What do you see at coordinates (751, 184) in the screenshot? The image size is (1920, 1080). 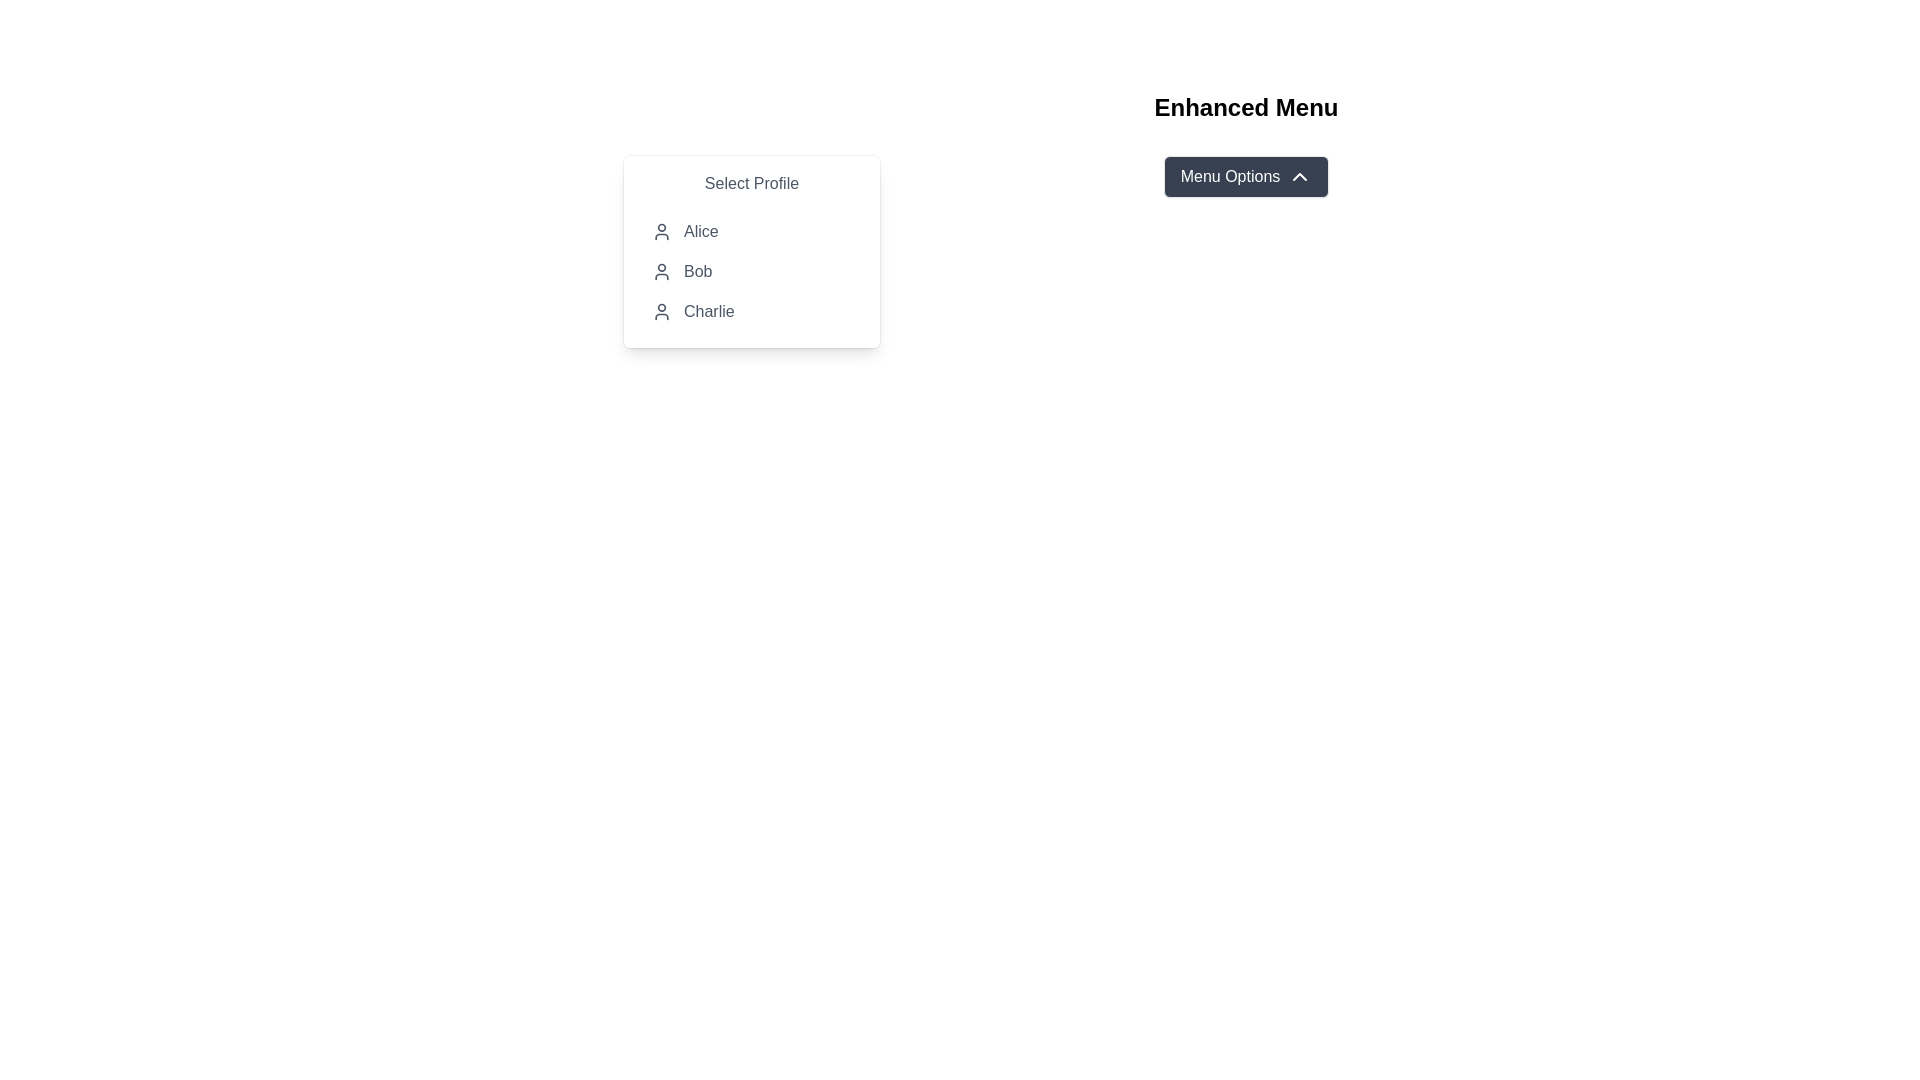 I see `the Text Label that serves as a heading for the dropdown menu, guiding the user to select a profile` at bounding box center [751, 184].